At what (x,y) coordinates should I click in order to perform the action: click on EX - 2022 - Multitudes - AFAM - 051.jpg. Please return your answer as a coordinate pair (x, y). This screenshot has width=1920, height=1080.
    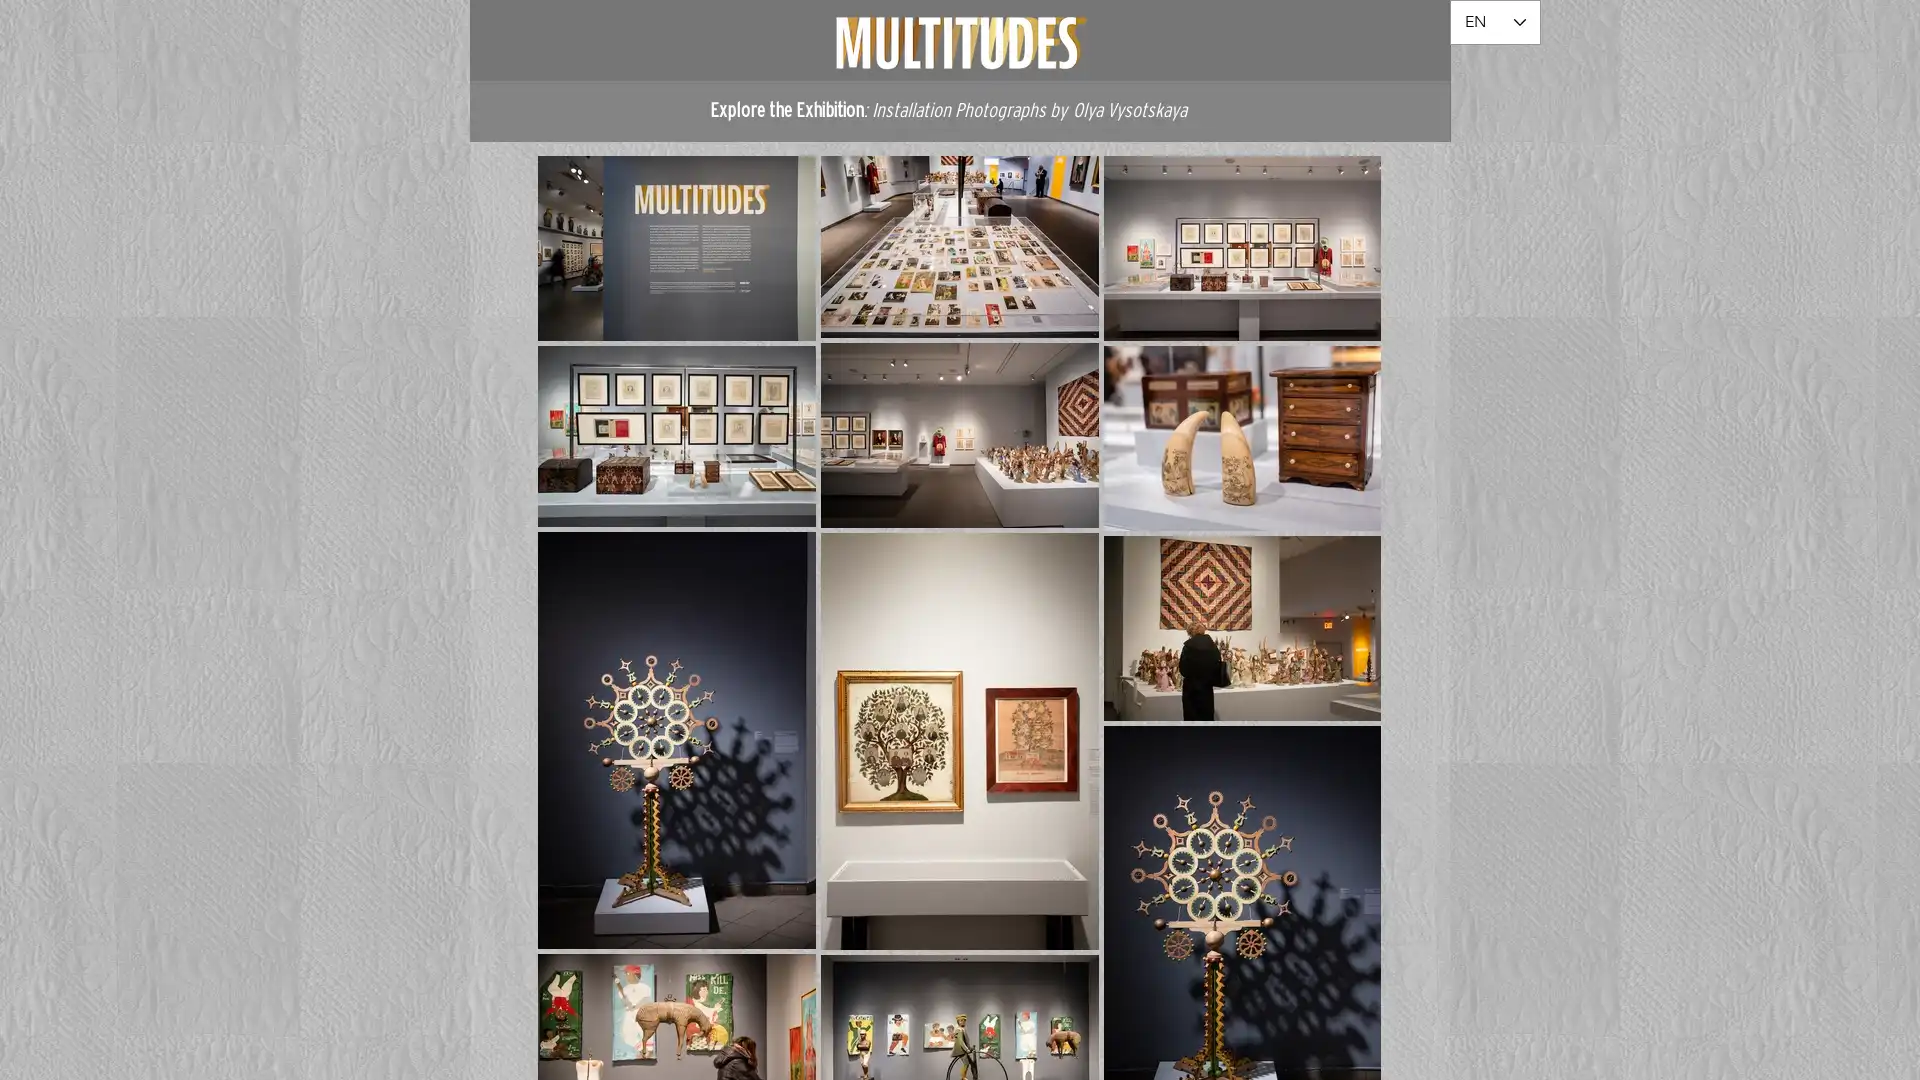
    Looking at the image, I should click on (1241, 247).